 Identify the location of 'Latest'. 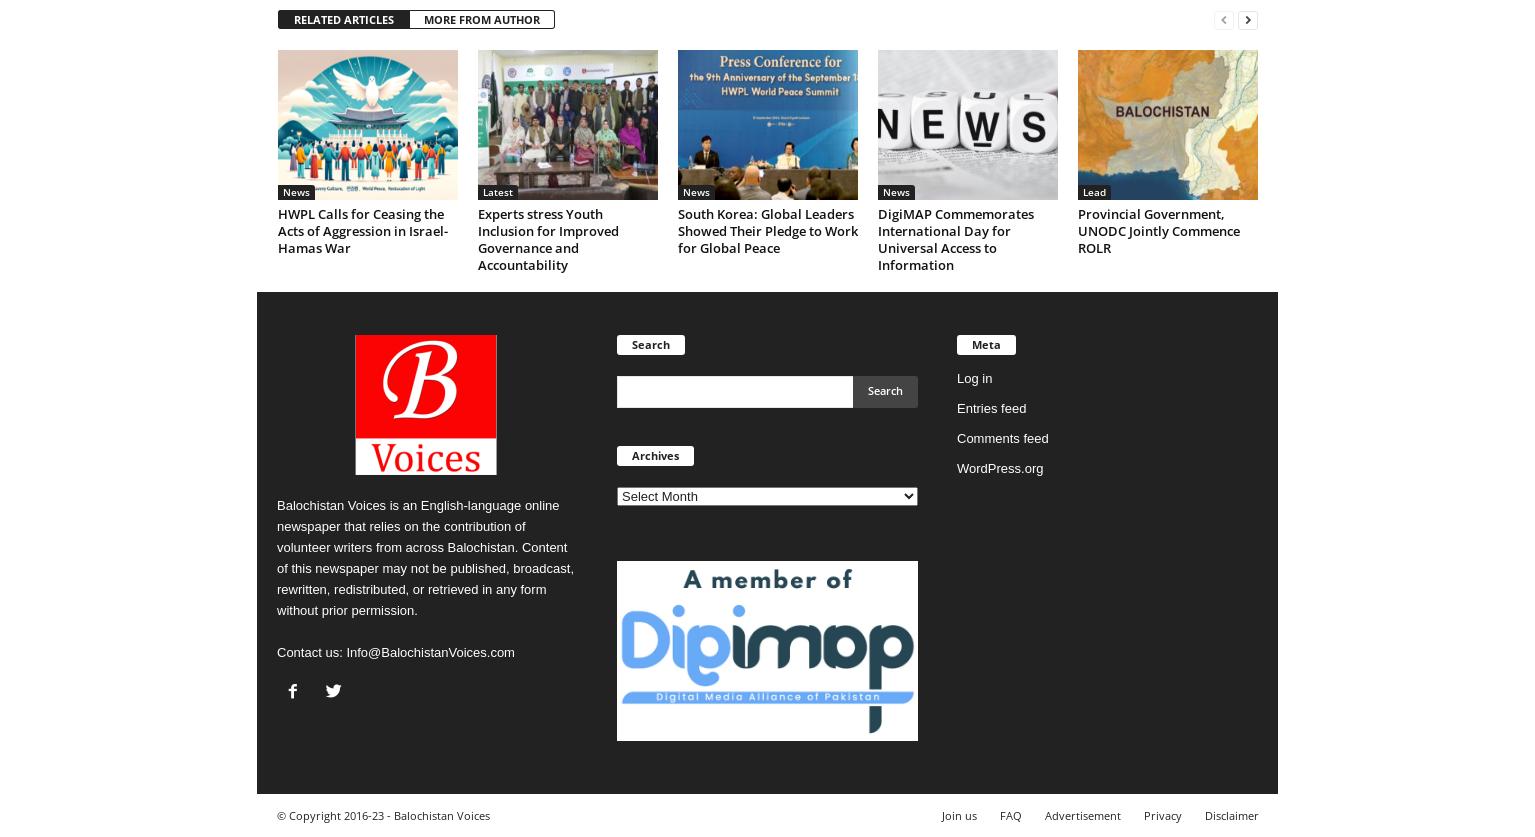
(496, 191).